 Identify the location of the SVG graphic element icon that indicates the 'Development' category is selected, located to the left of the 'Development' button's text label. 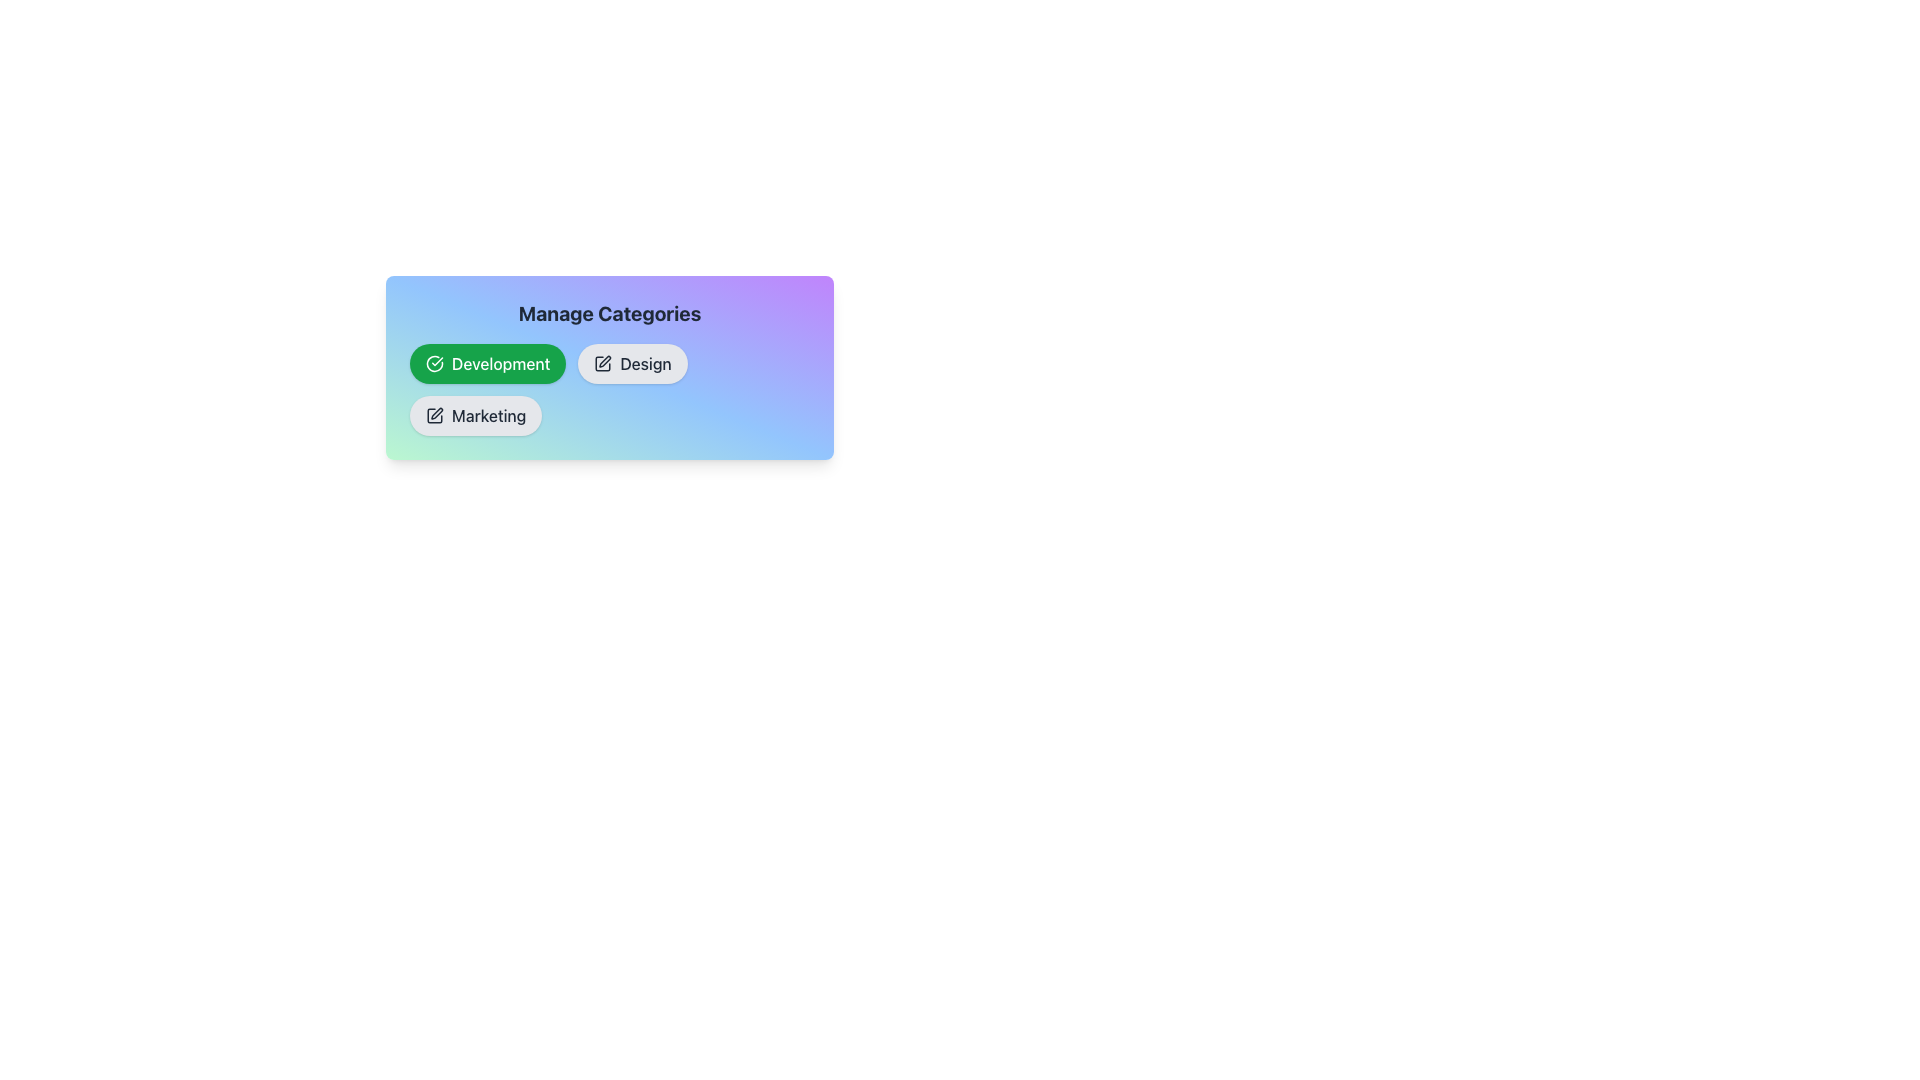
(434, 363).